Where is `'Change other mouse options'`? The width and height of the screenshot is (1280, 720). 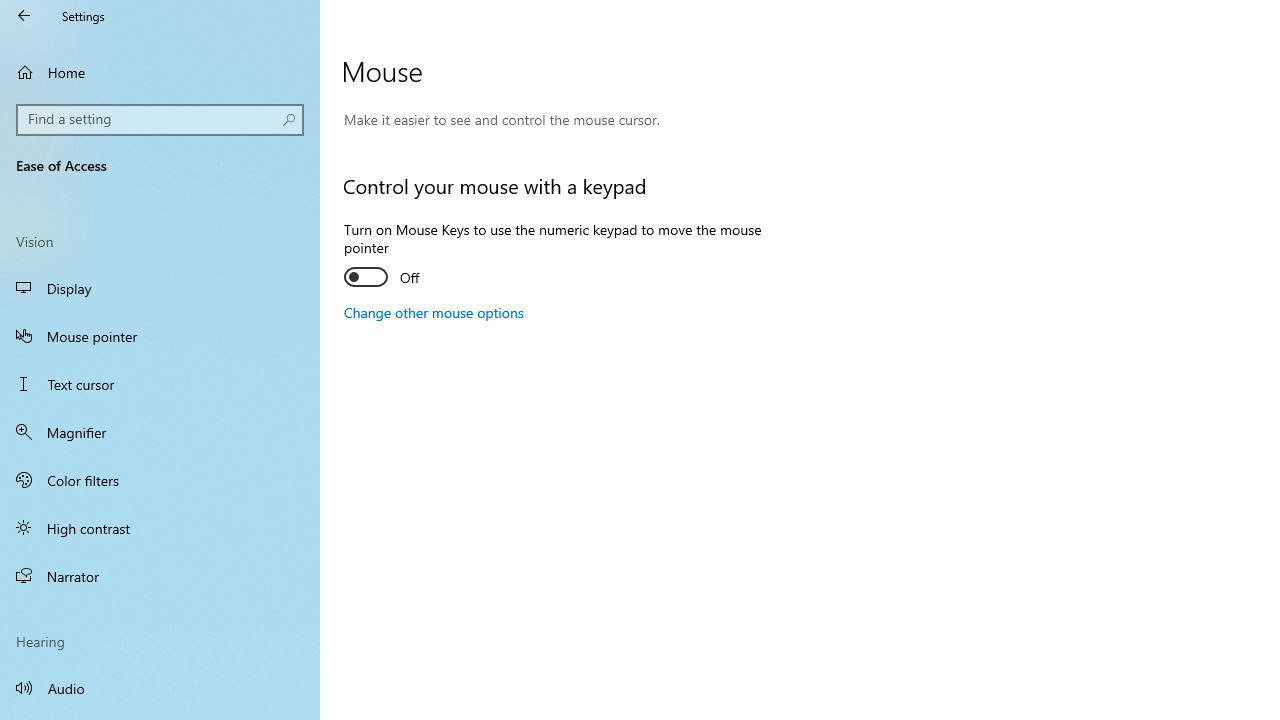 'Change other mouse options' is located at coordinates (432, 312).